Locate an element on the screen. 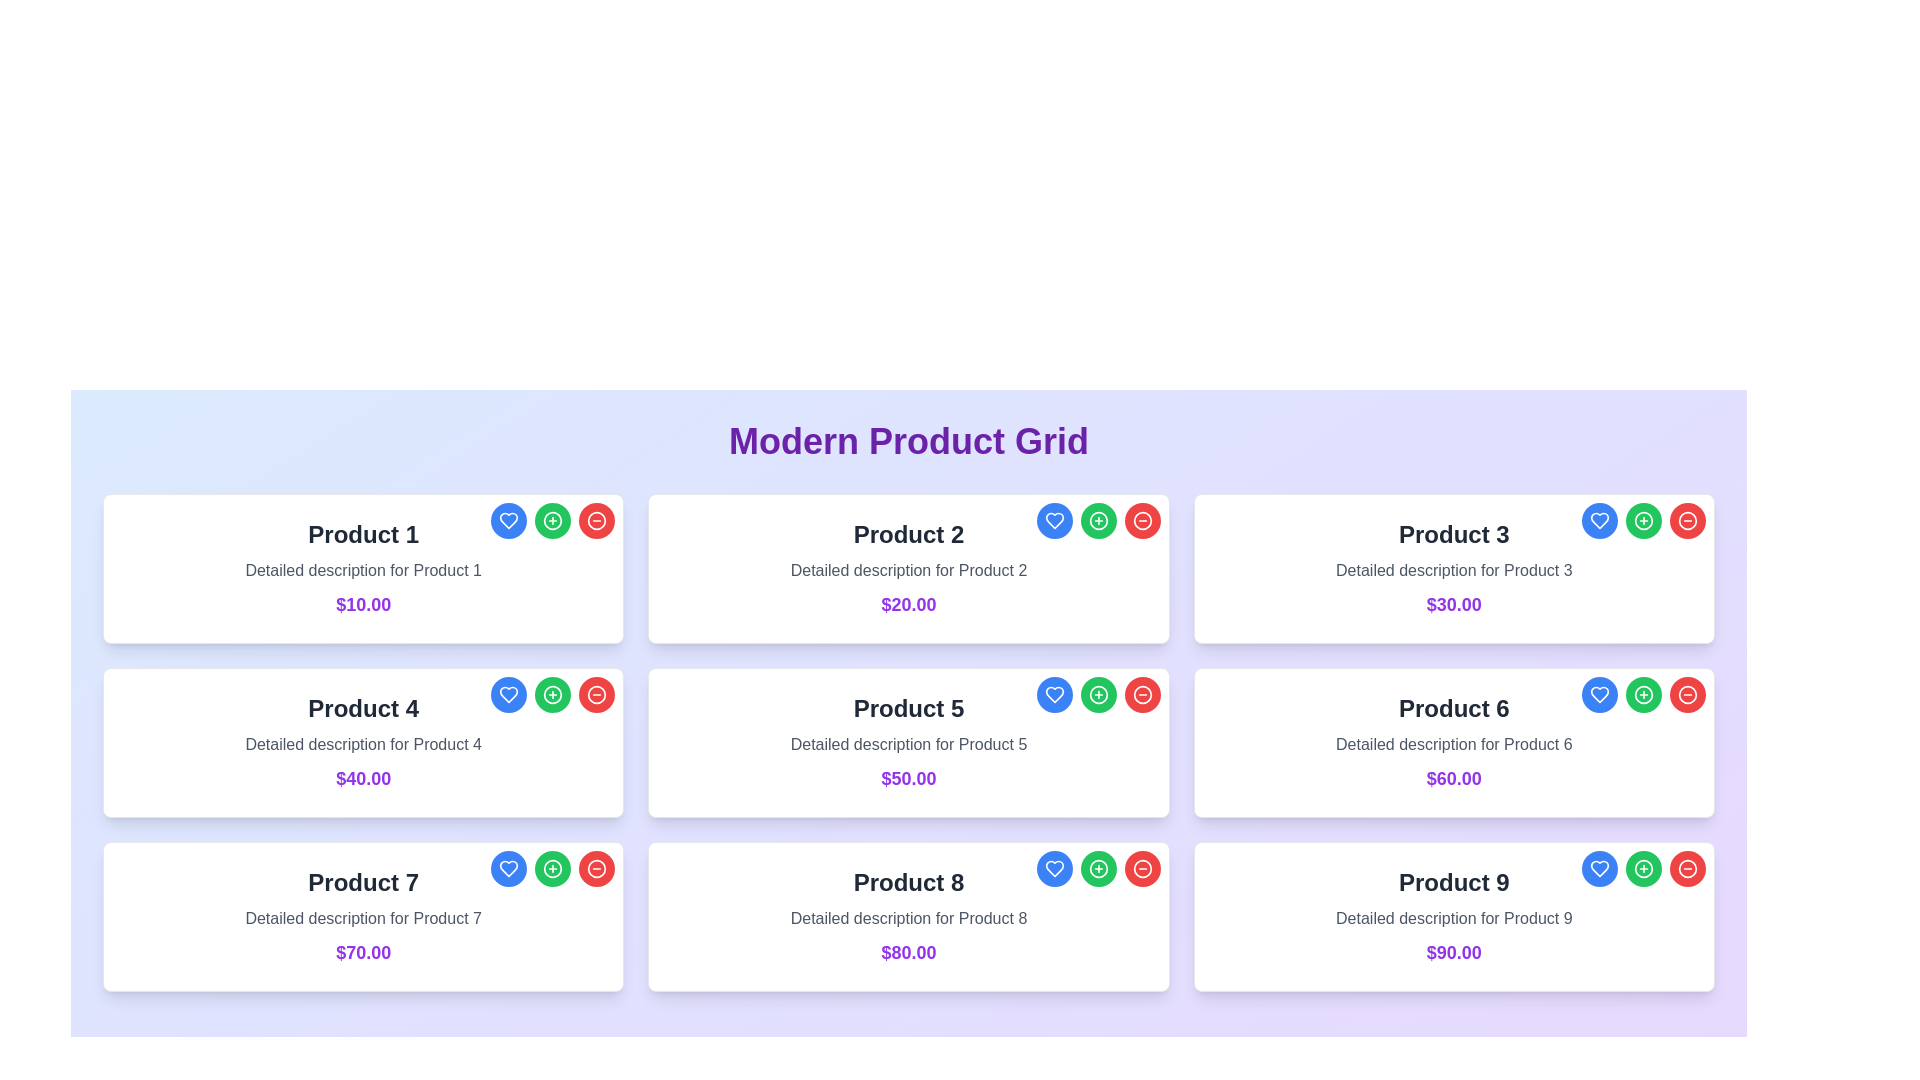 The height and width of the screenshot is (1080, 1920). the 'favorite' button for 'Product 4' located in the top right corner of the card is located at coordinates (509, 693).